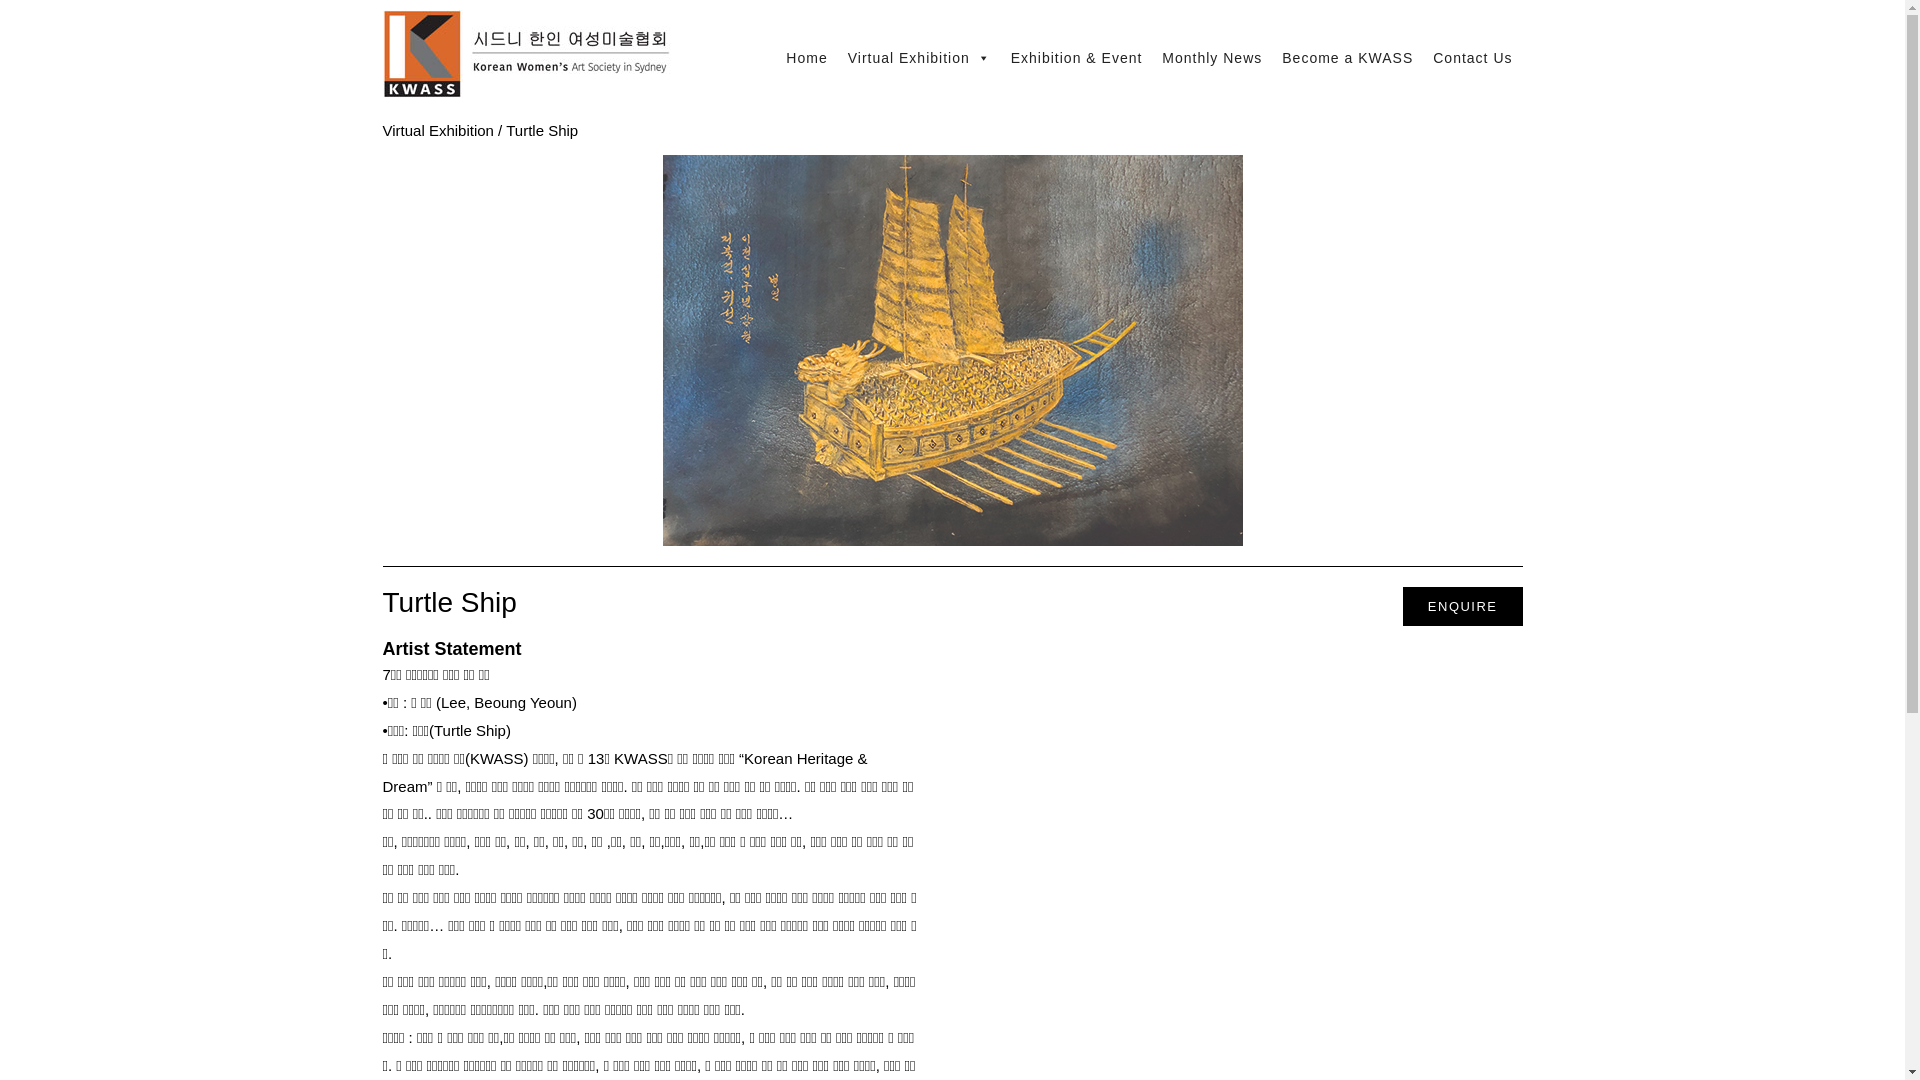 The image size is (1920, 1080). What do you see at coordinates (1421, 56) in the screenshot?
I see `'Contact Us'` at bounding box center [1421, 56].